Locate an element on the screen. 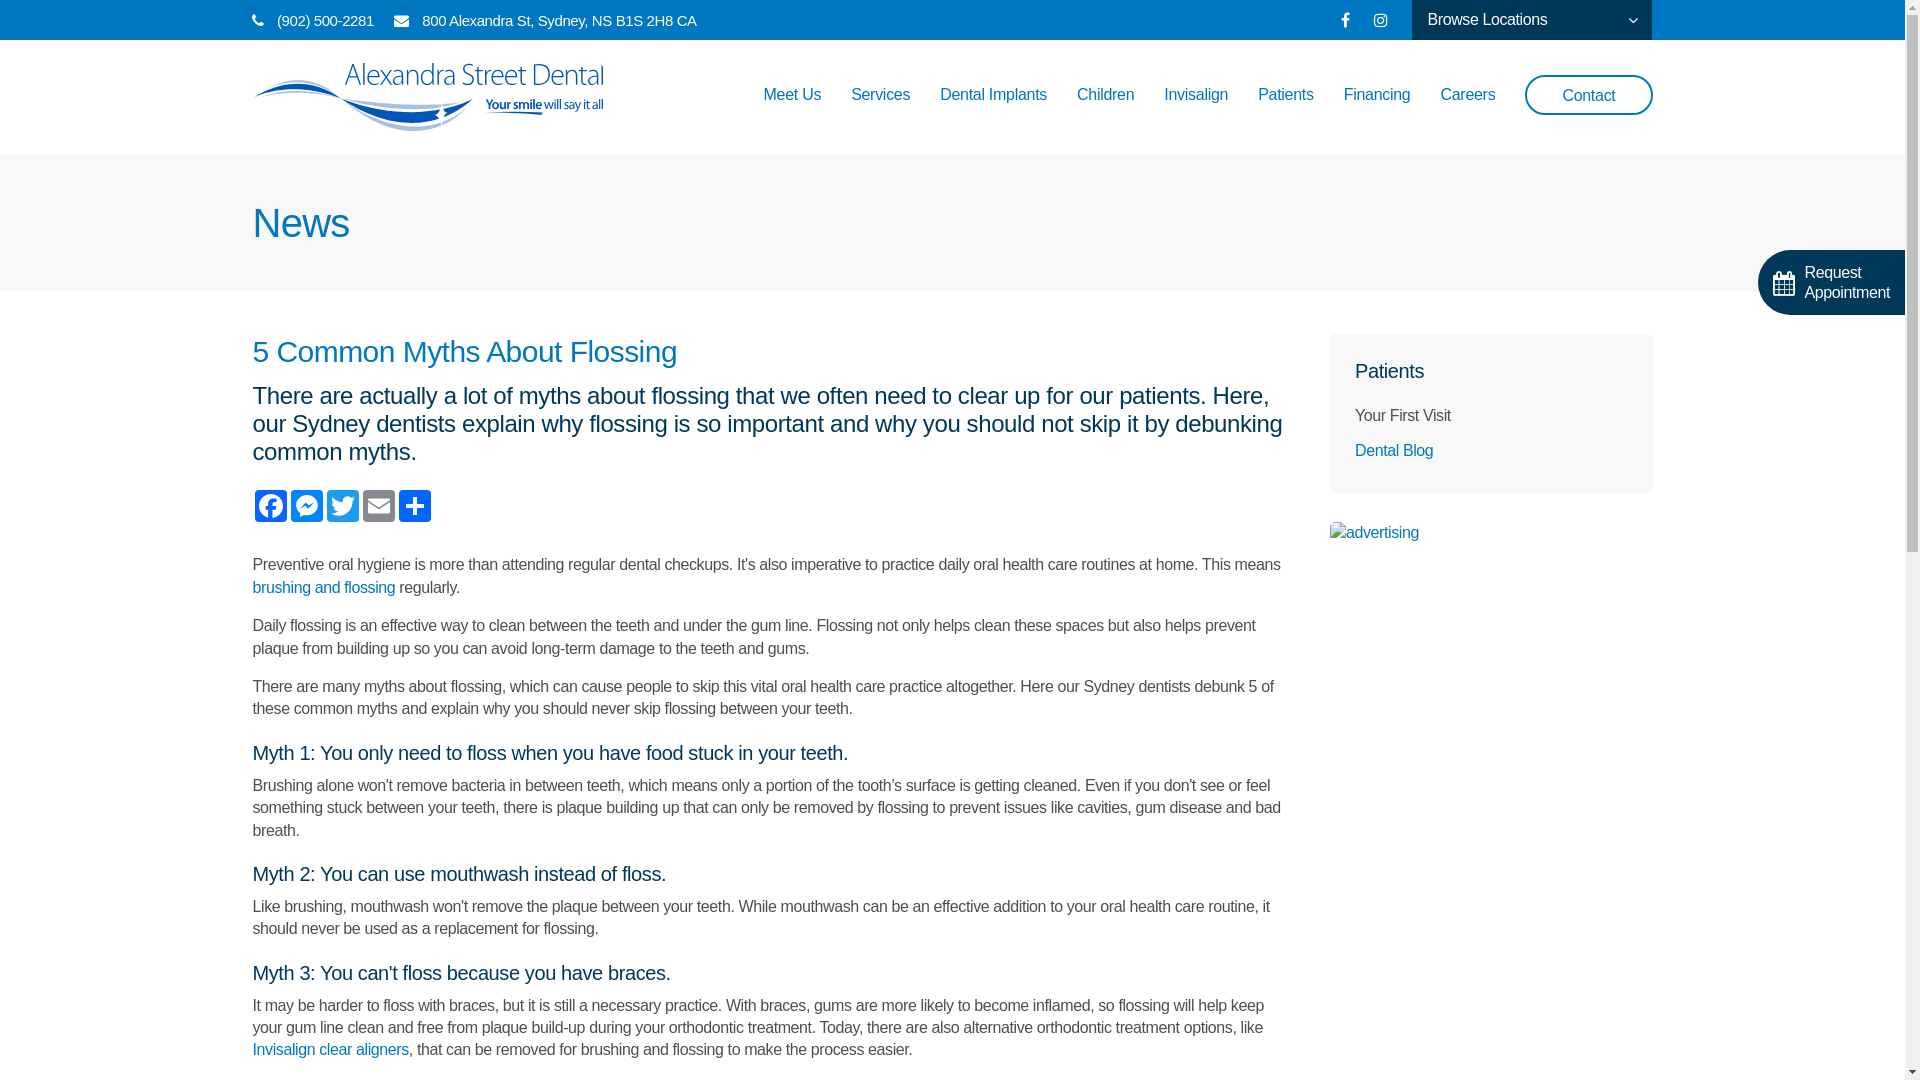 The height and width of the screenshot is (1080, 1920). 'Share' is located at coordinates (412, 504).